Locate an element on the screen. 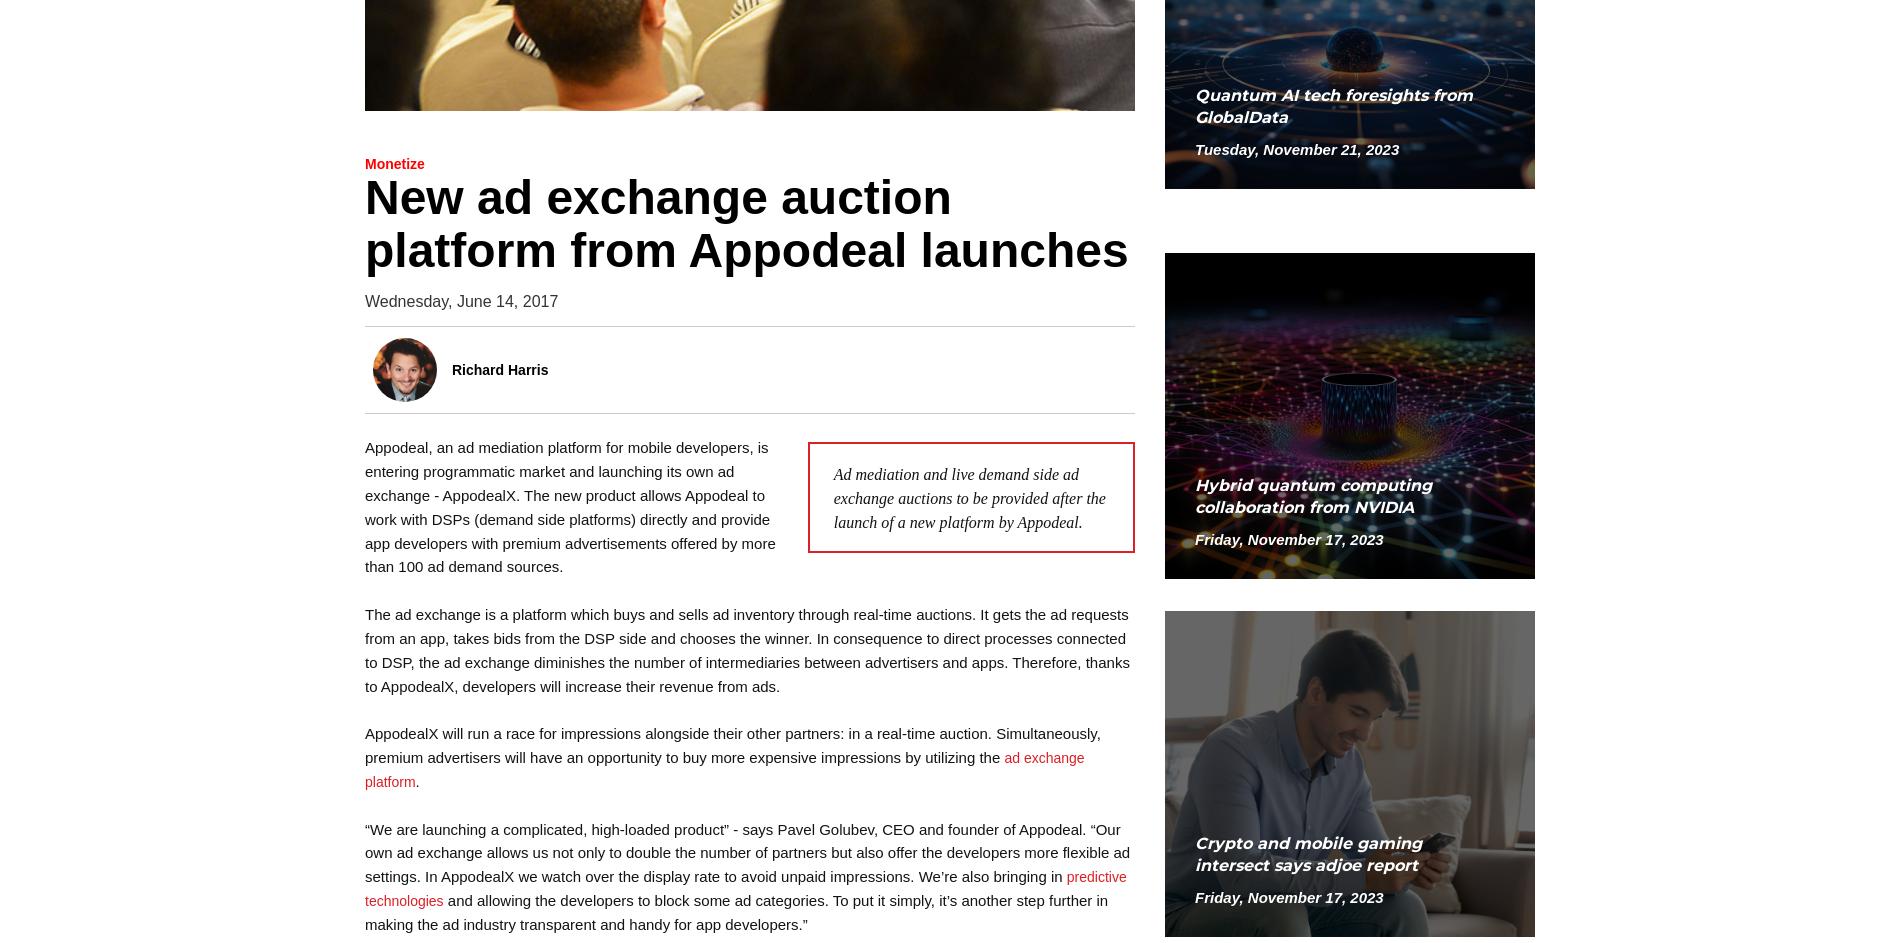 This screenshot has width=1900, height=943. 'and allowing the developers to block some ad categories. To put it simply, it’s another step further in making the ad industry transparent and handy for app developers.”' is located at coordinates (735, 911).